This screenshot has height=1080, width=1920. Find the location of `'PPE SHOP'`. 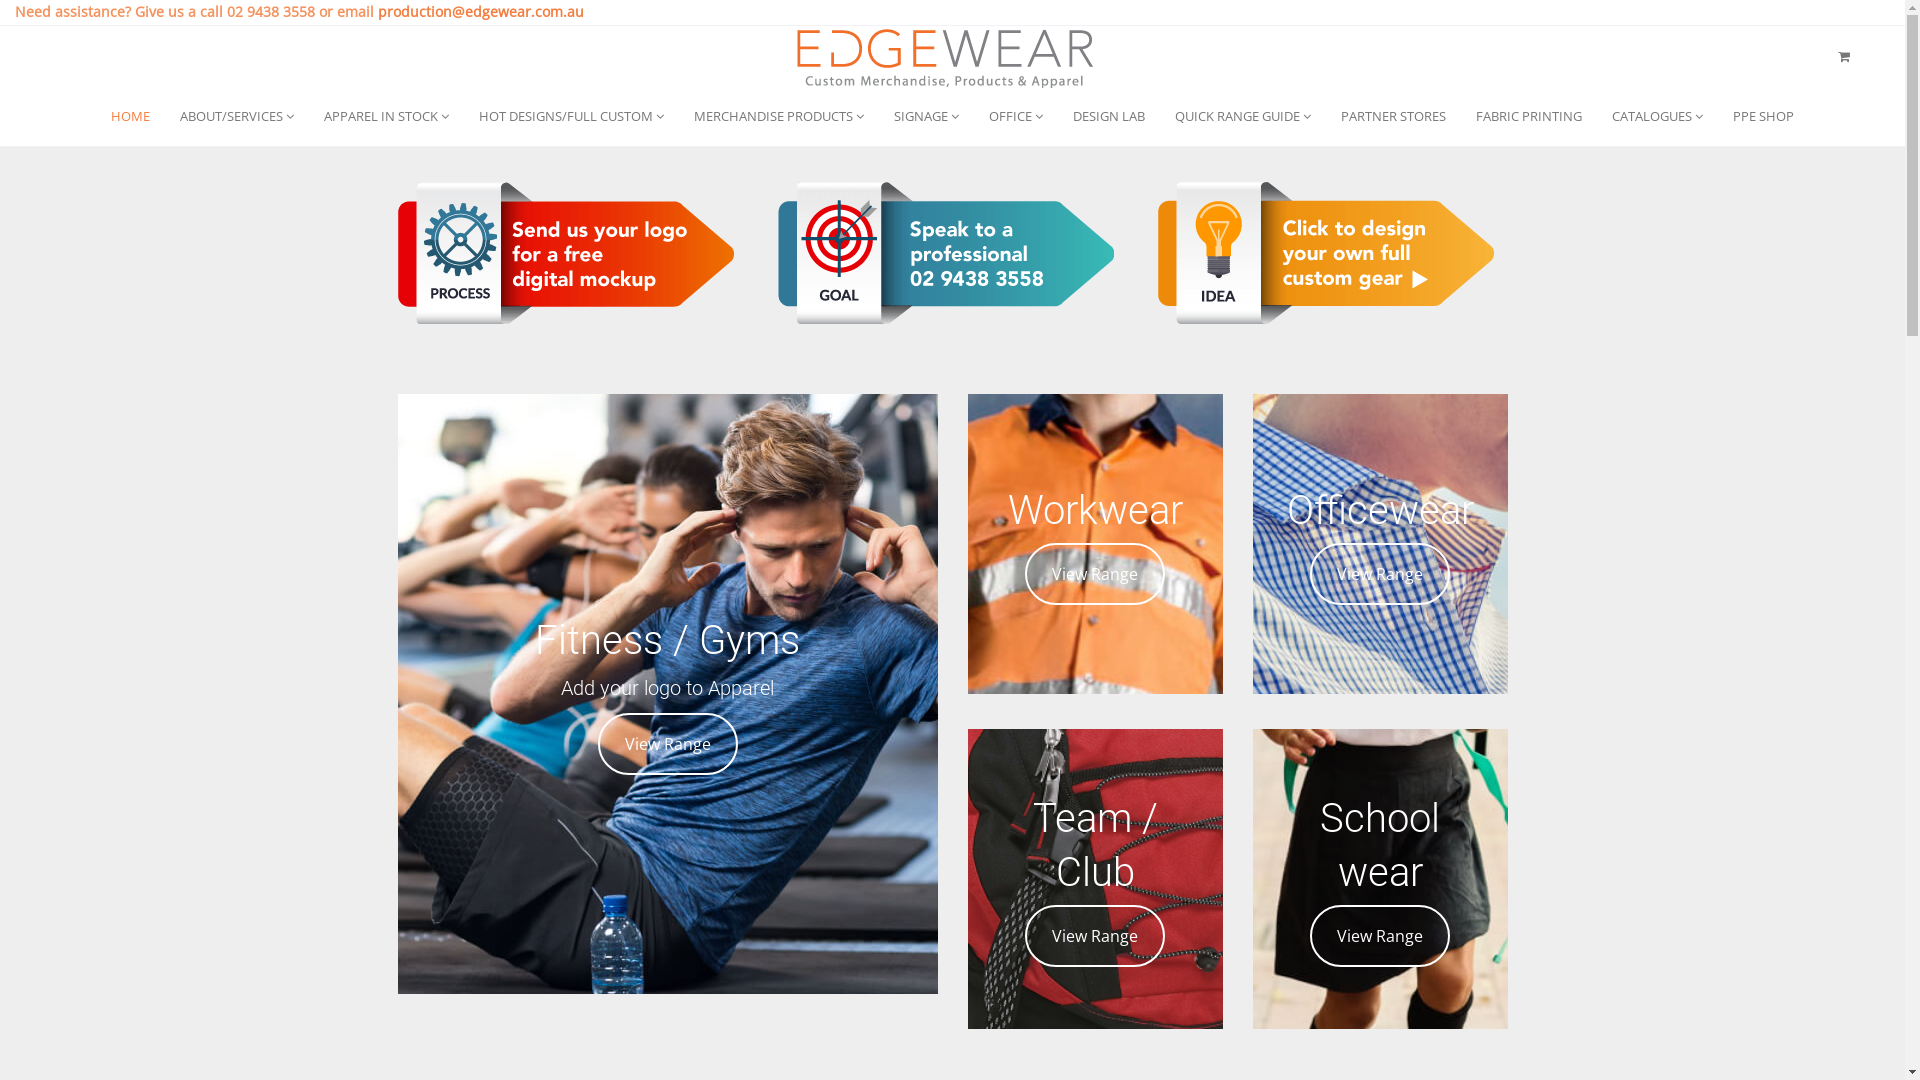

'PPE SHOP' is located at coordinates (1763, 115).